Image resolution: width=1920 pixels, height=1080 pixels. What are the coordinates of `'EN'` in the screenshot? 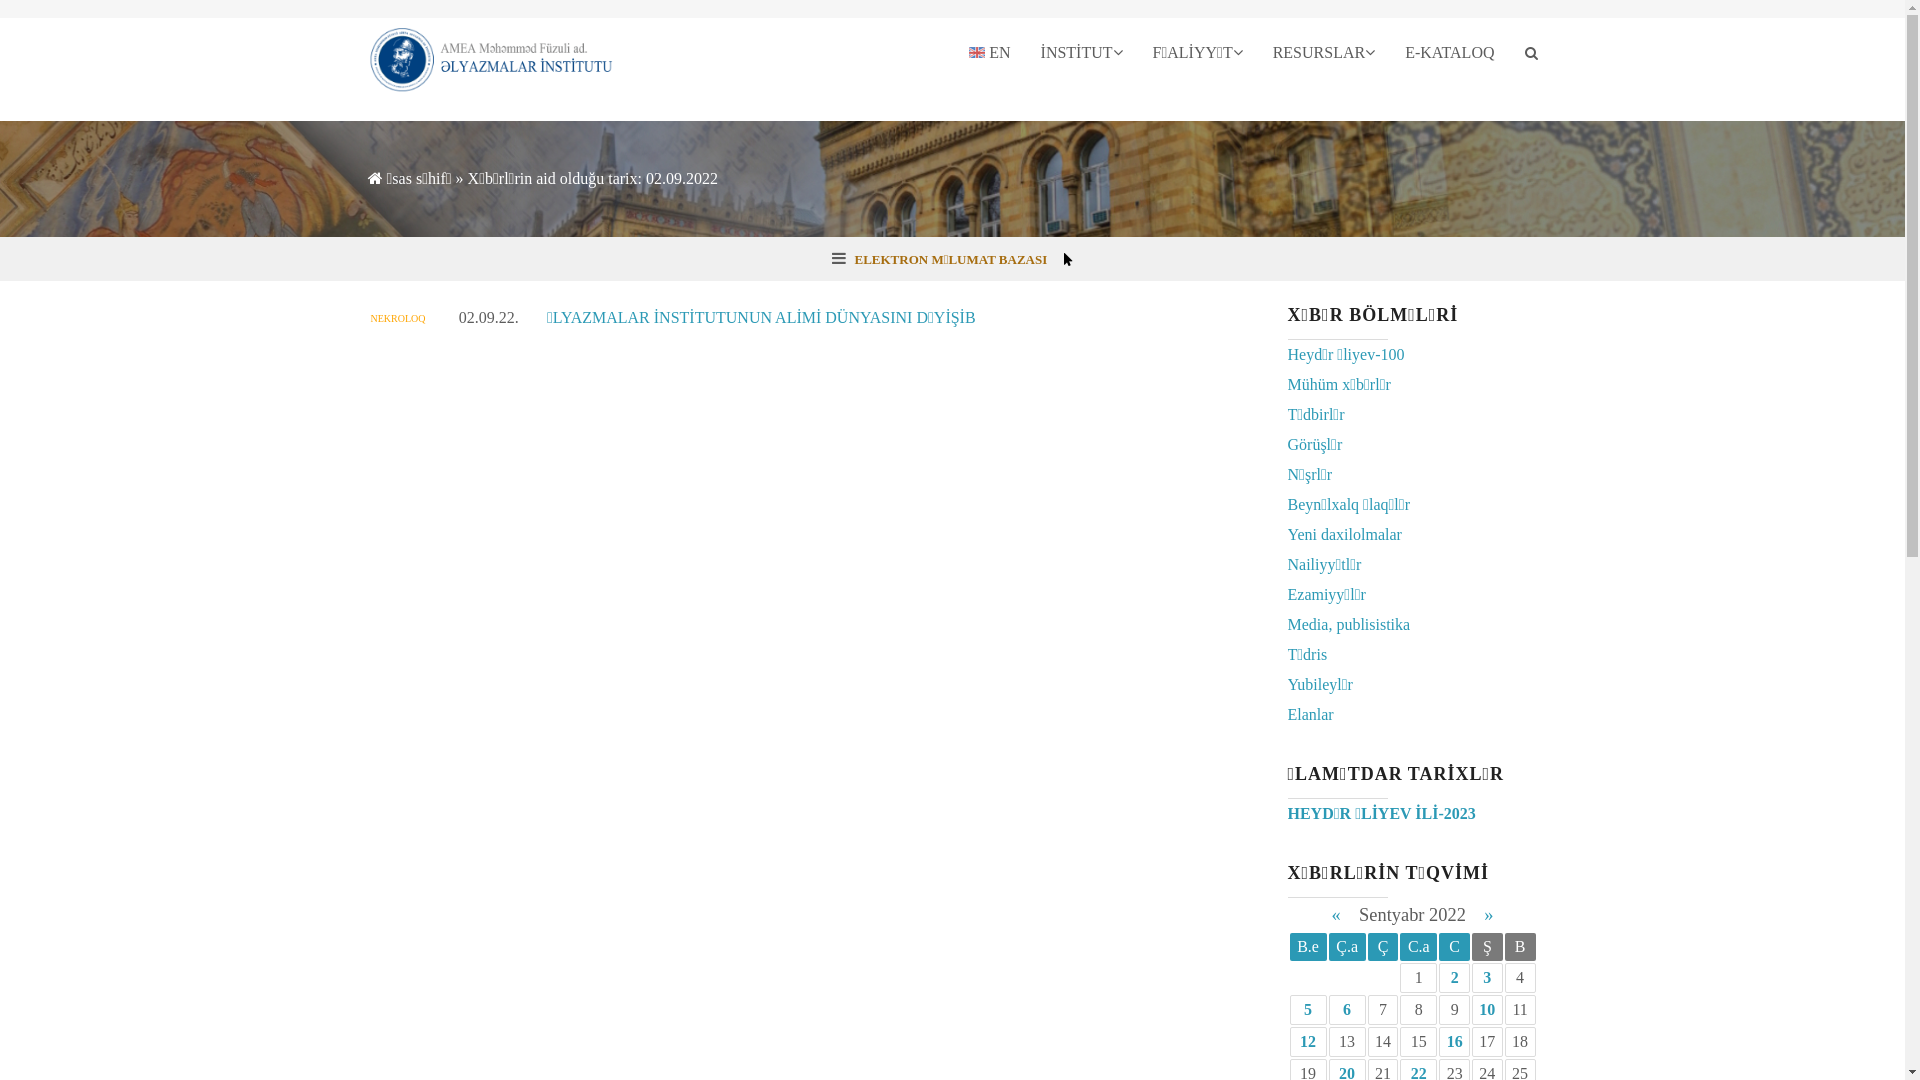 It's located at (953, 52).